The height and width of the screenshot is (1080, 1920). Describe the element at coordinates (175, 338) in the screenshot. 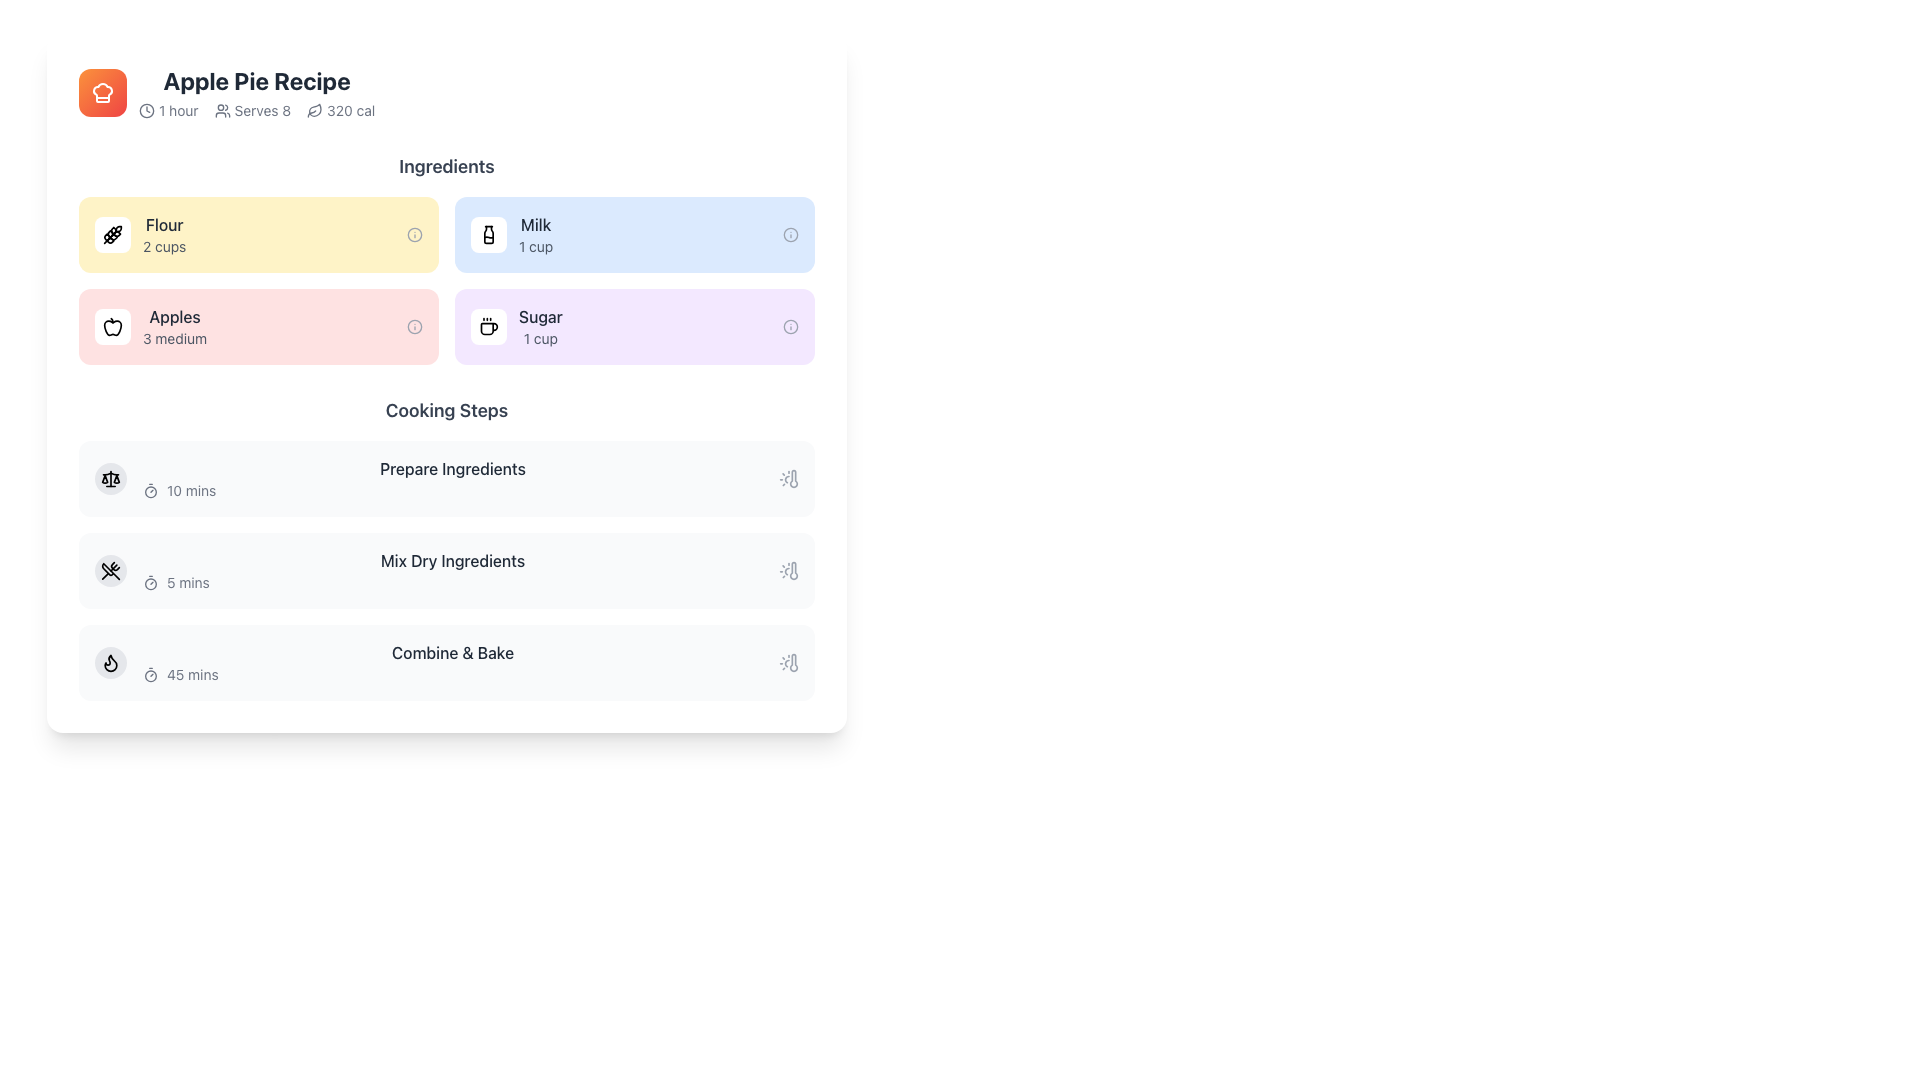

I see `the text label '3 medium' displayed in a small-sized font inside the pinkish box labeled 'Apples', which is located in the section titled 'Ingredients'` at that location.